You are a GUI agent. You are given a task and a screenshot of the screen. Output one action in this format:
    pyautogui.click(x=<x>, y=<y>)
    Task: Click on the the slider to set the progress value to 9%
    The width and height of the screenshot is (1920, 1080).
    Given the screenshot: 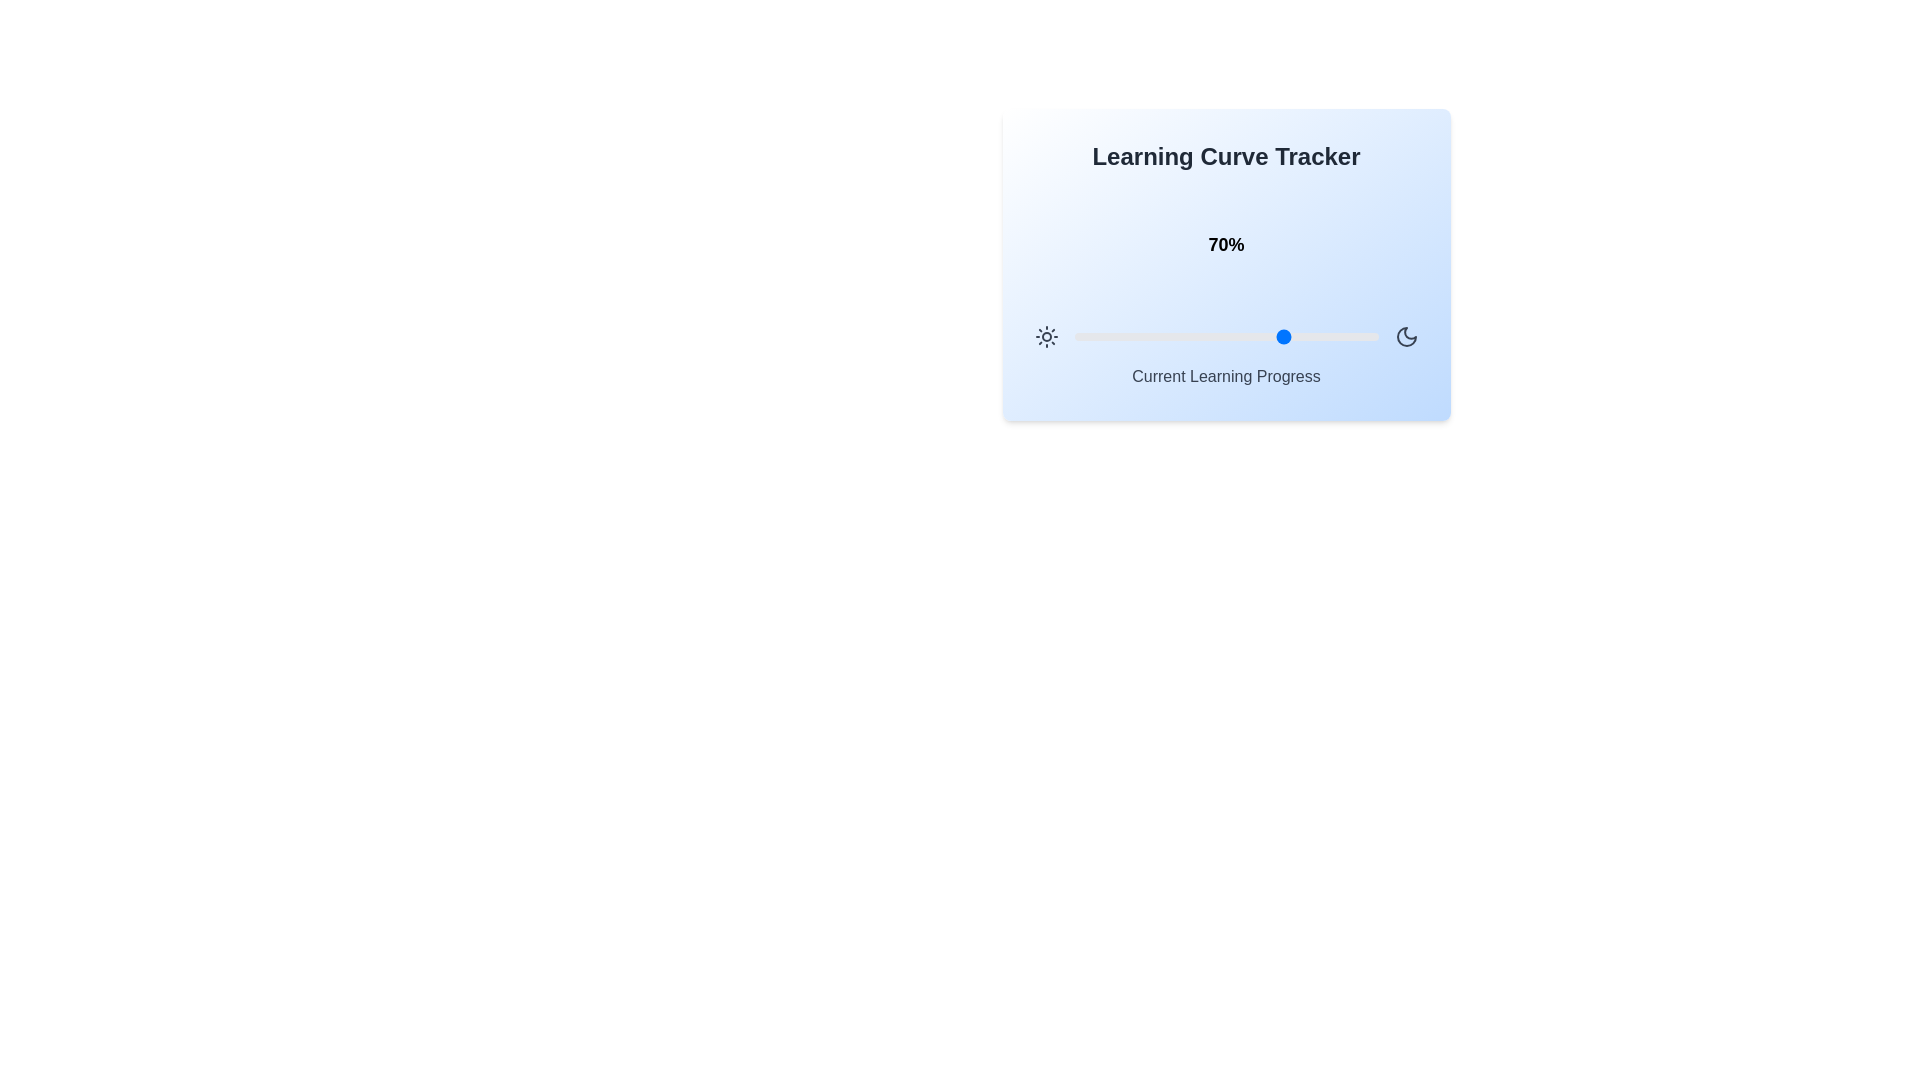 What is the action you would take?
    pyautogui.click(x=1100, y=335)
    